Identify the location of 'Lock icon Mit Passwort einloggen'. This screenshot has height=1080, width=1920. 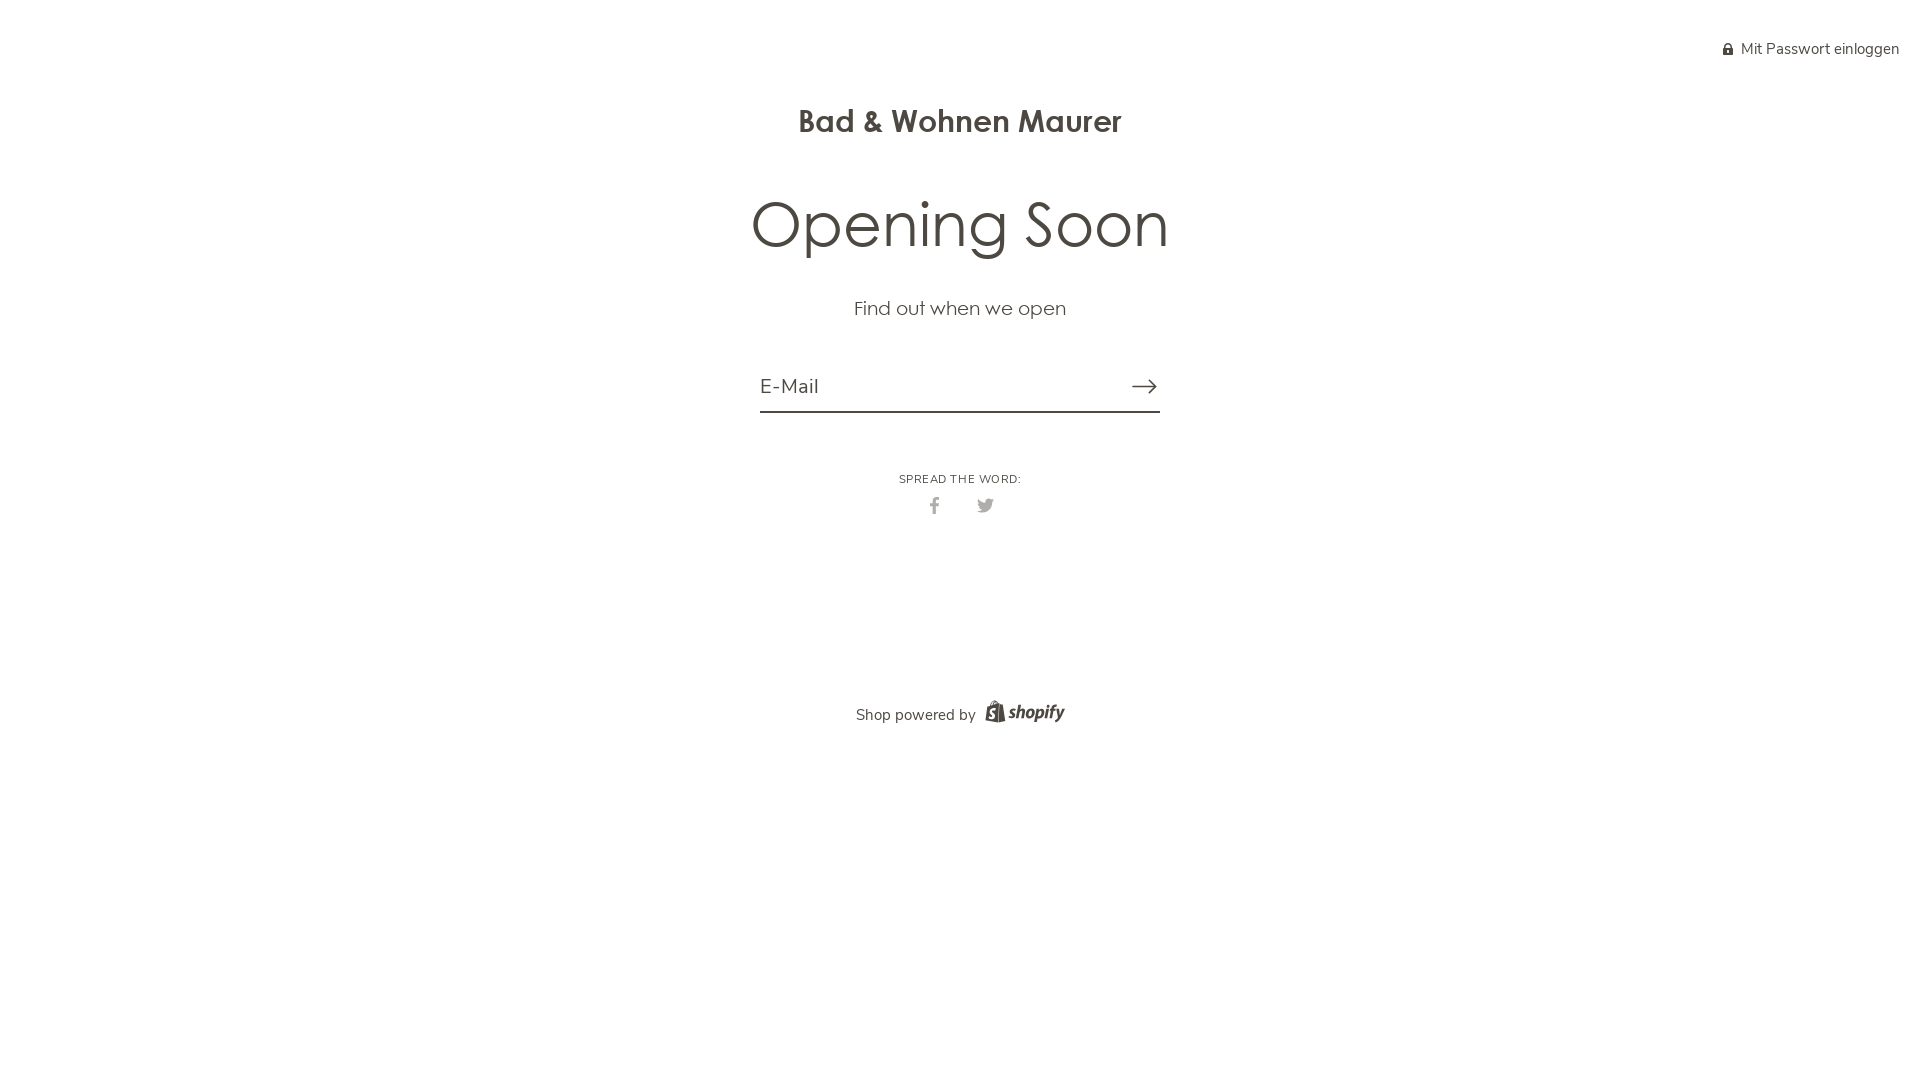
(1811, 48).